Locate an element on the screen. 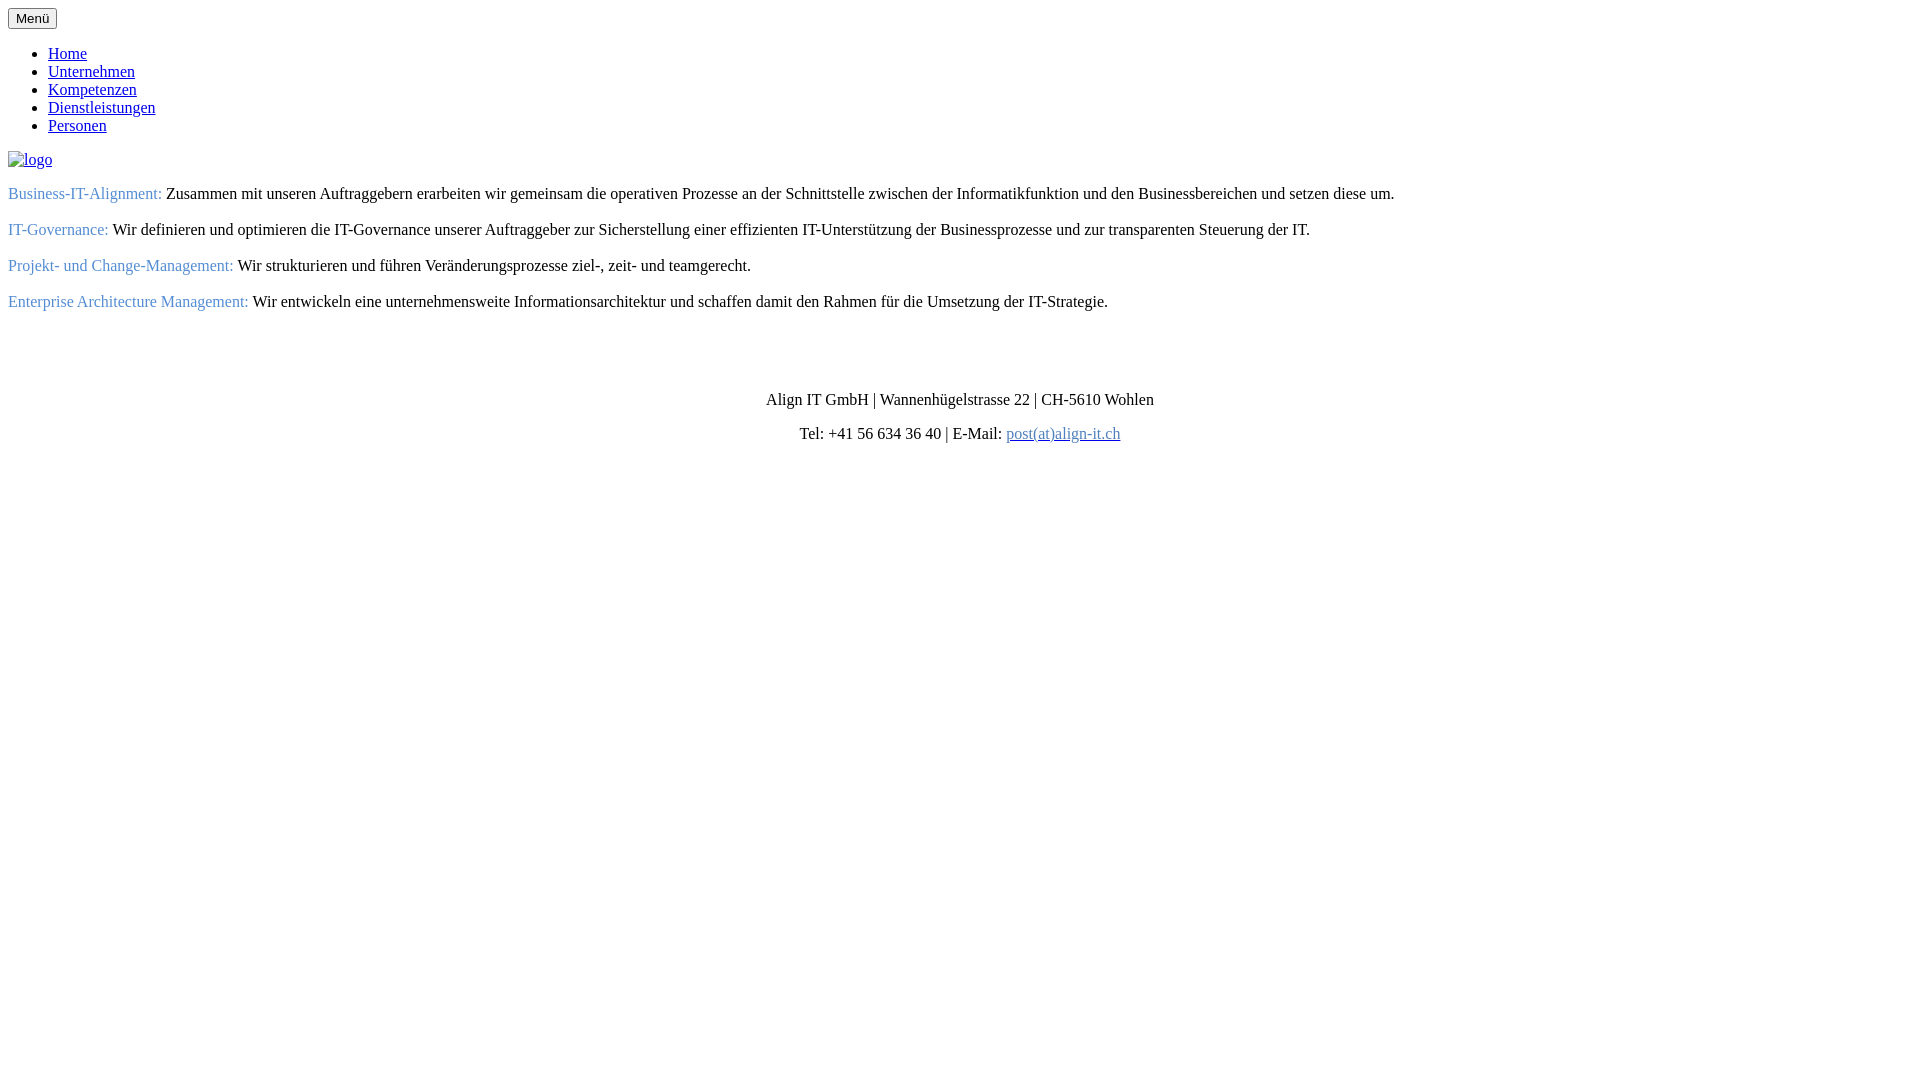  'Unternehmen' is located at coordinates (90, 70).